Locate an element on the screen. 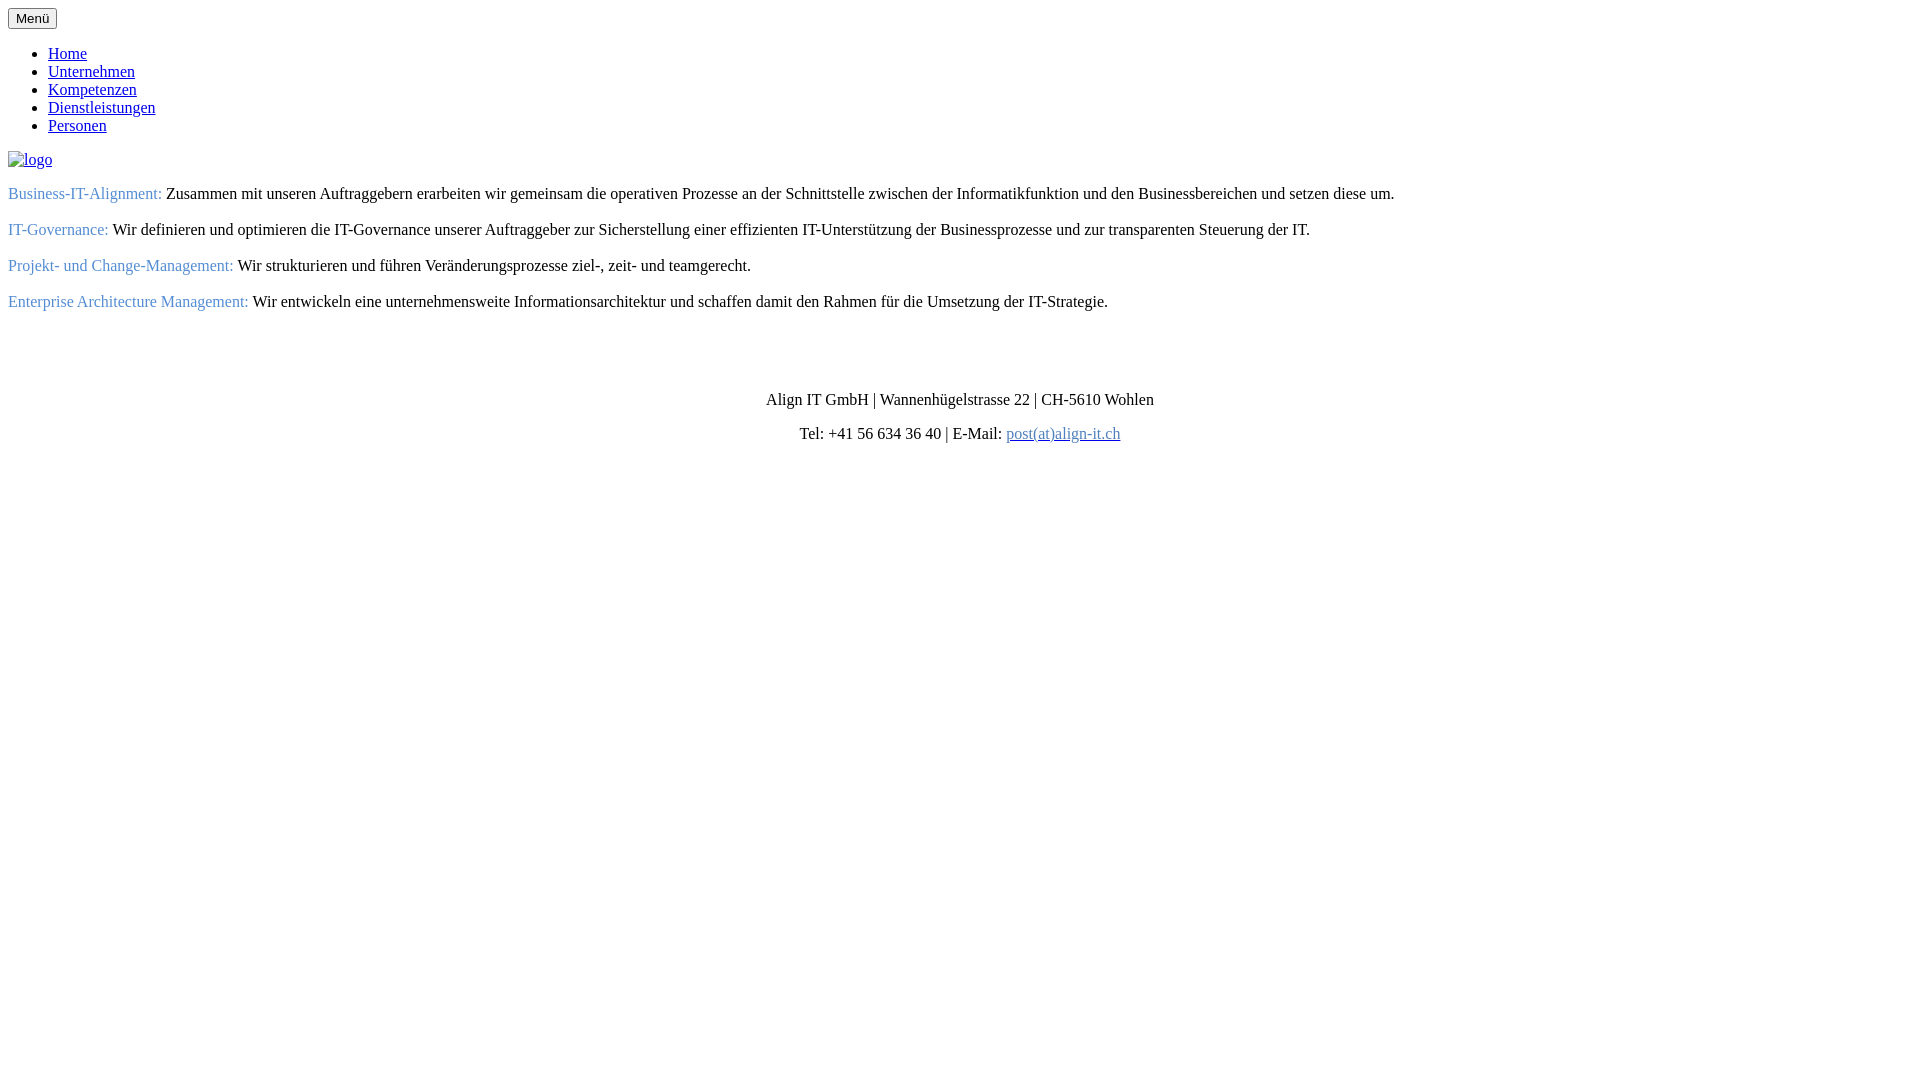  'Unternehmen' is located at coordinates (90, 70).